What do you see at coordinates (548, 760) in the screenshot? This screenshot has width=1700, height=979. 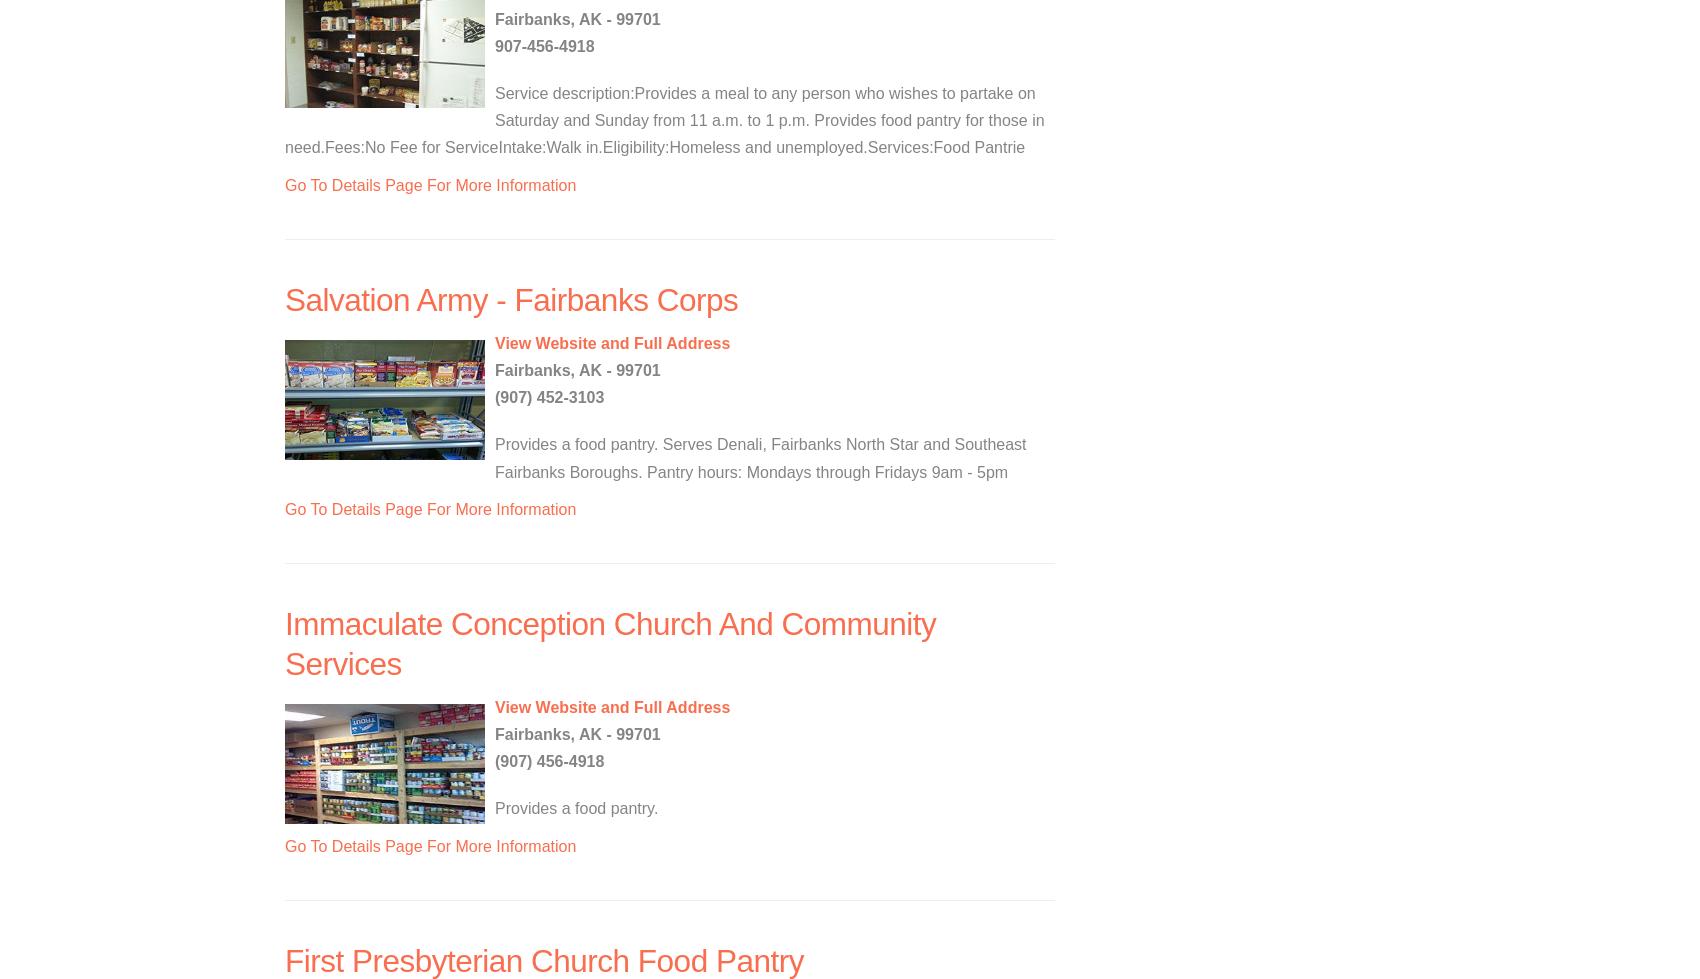 I see `'(907) 456-4918'` at bounding box center [548, 760].